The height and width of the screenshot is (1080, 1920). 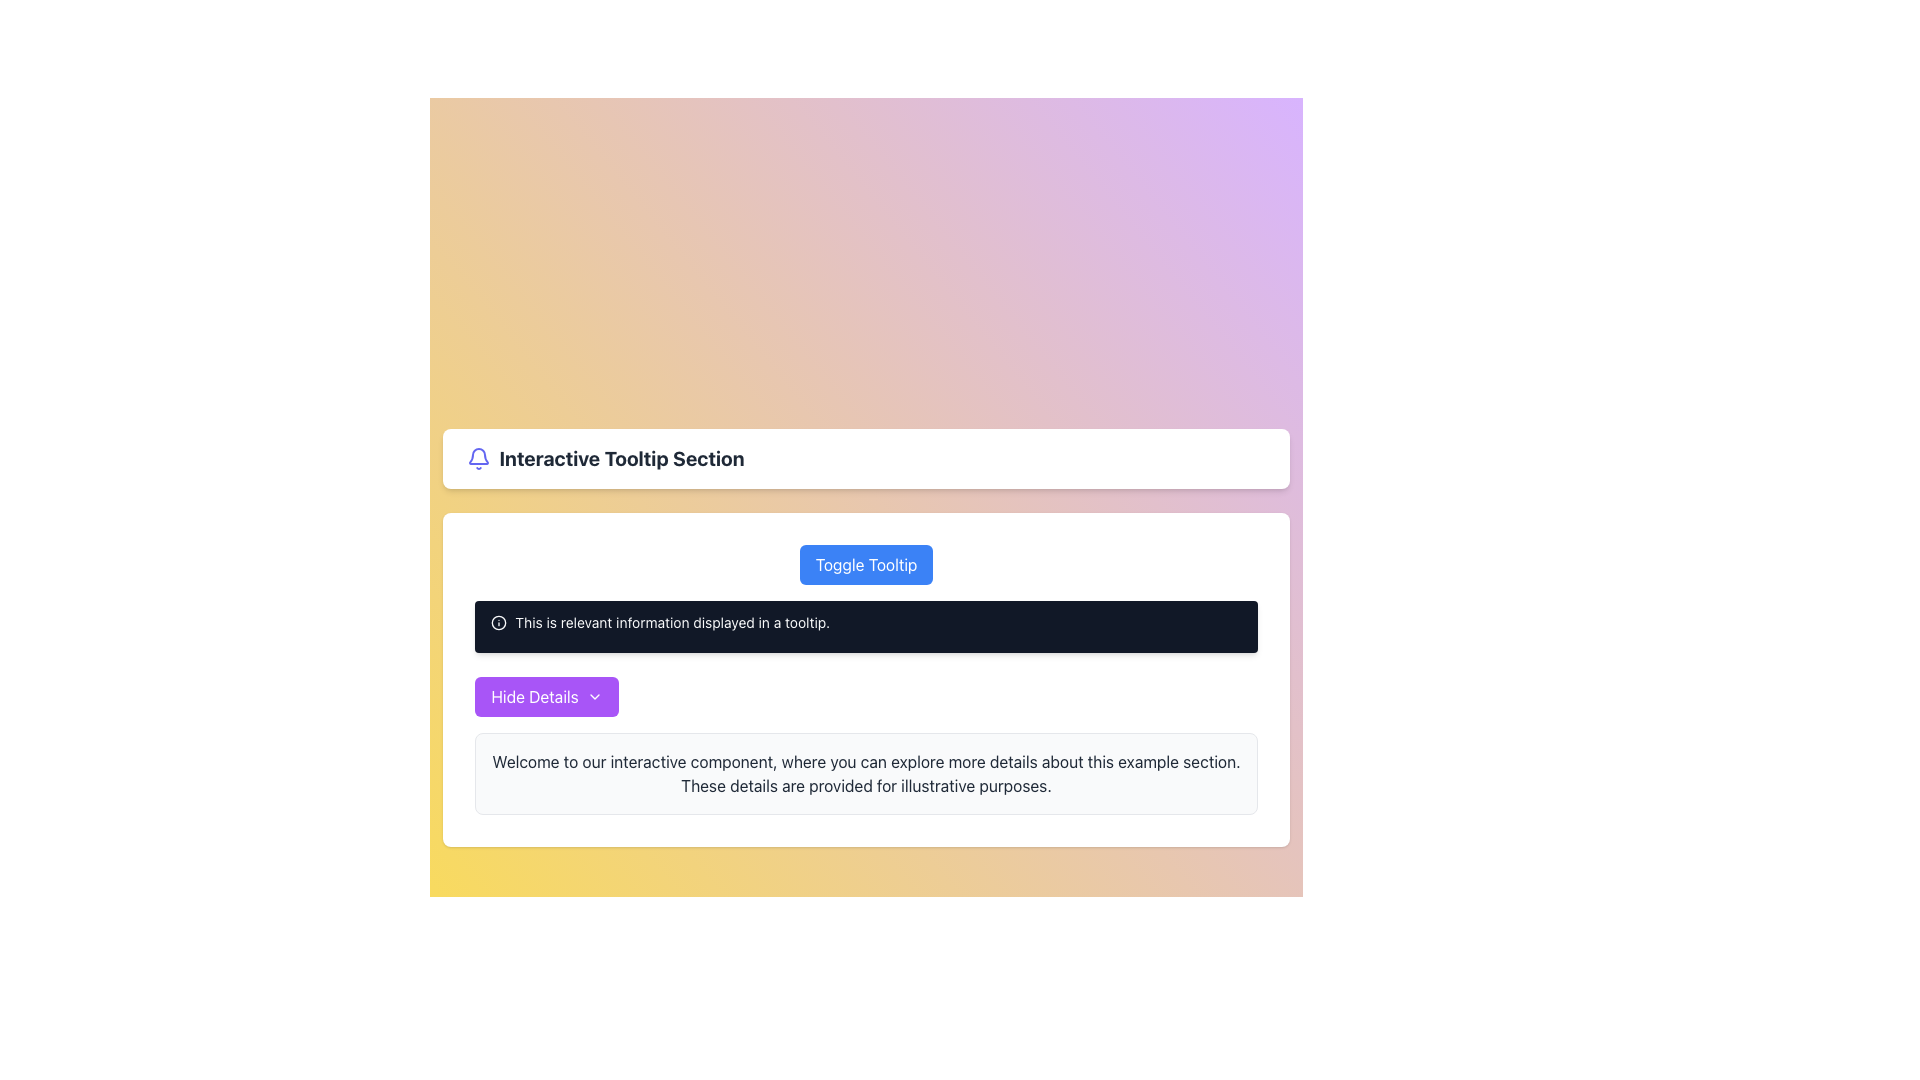 I want to click on the small circular icon with an 'i' symbol inside, representing information, located at the left-hand side of the dark notification-style box containing the tooltip text, so click(x=499, y=622).